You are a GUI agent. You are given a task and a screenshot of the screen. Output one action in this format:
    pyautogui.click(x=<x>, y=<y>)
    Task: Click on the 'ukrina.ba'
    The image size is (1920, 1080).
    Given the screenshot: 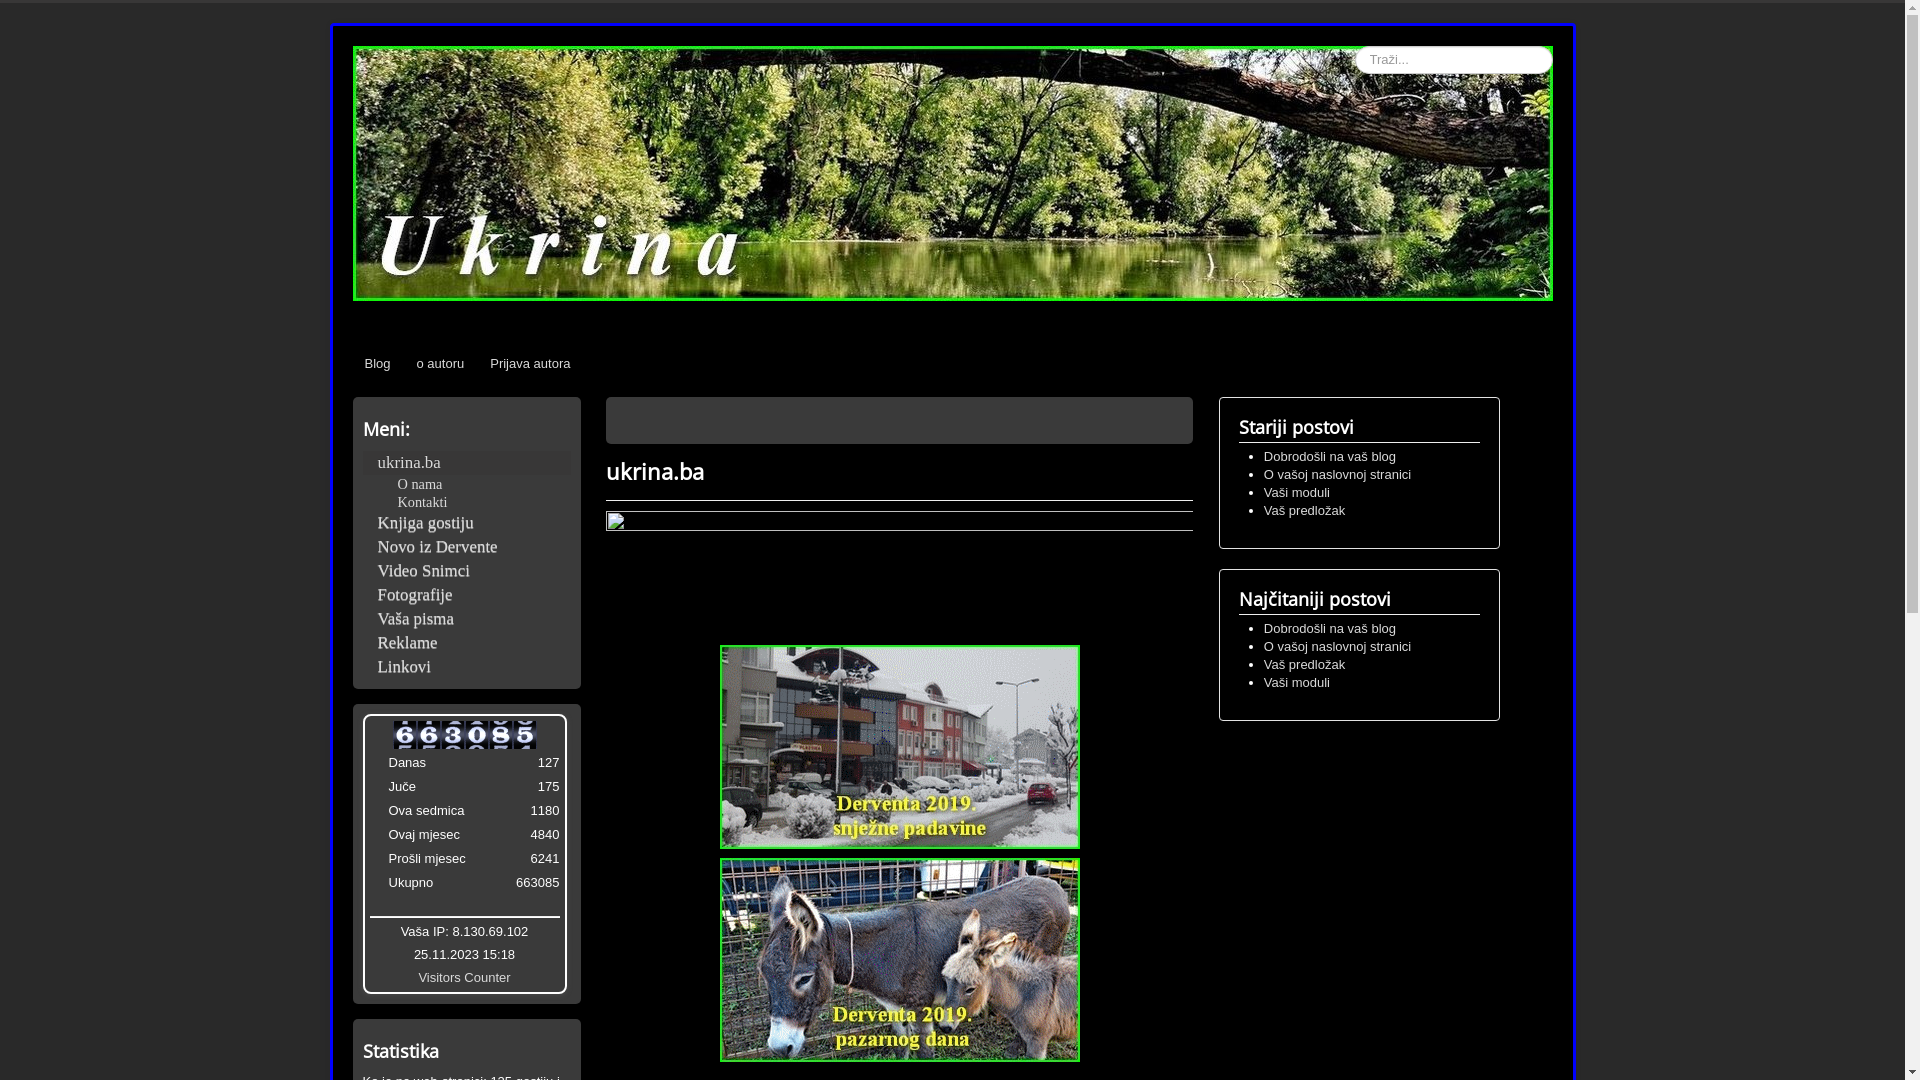 What is the action you would take?
    pyautogui.click(x=464, y=462)
    